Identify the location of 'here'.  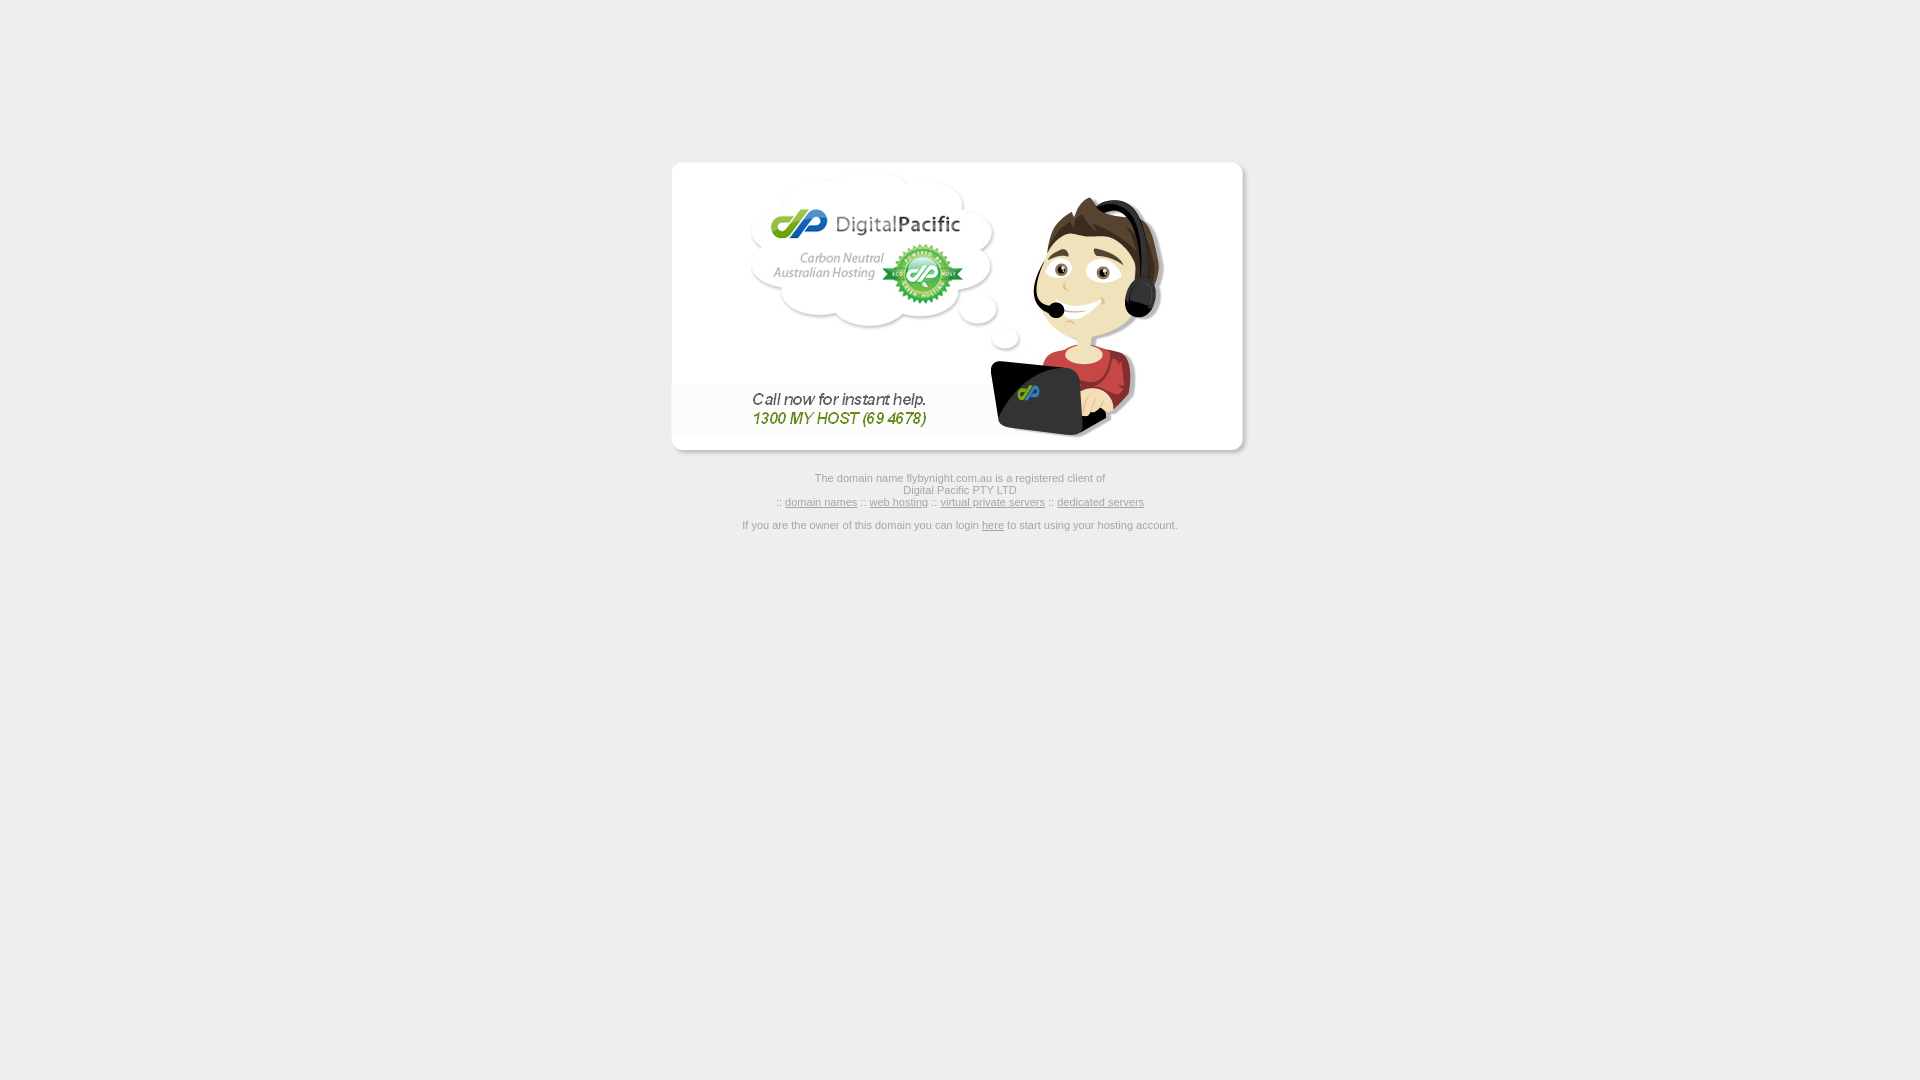
(993, 523).